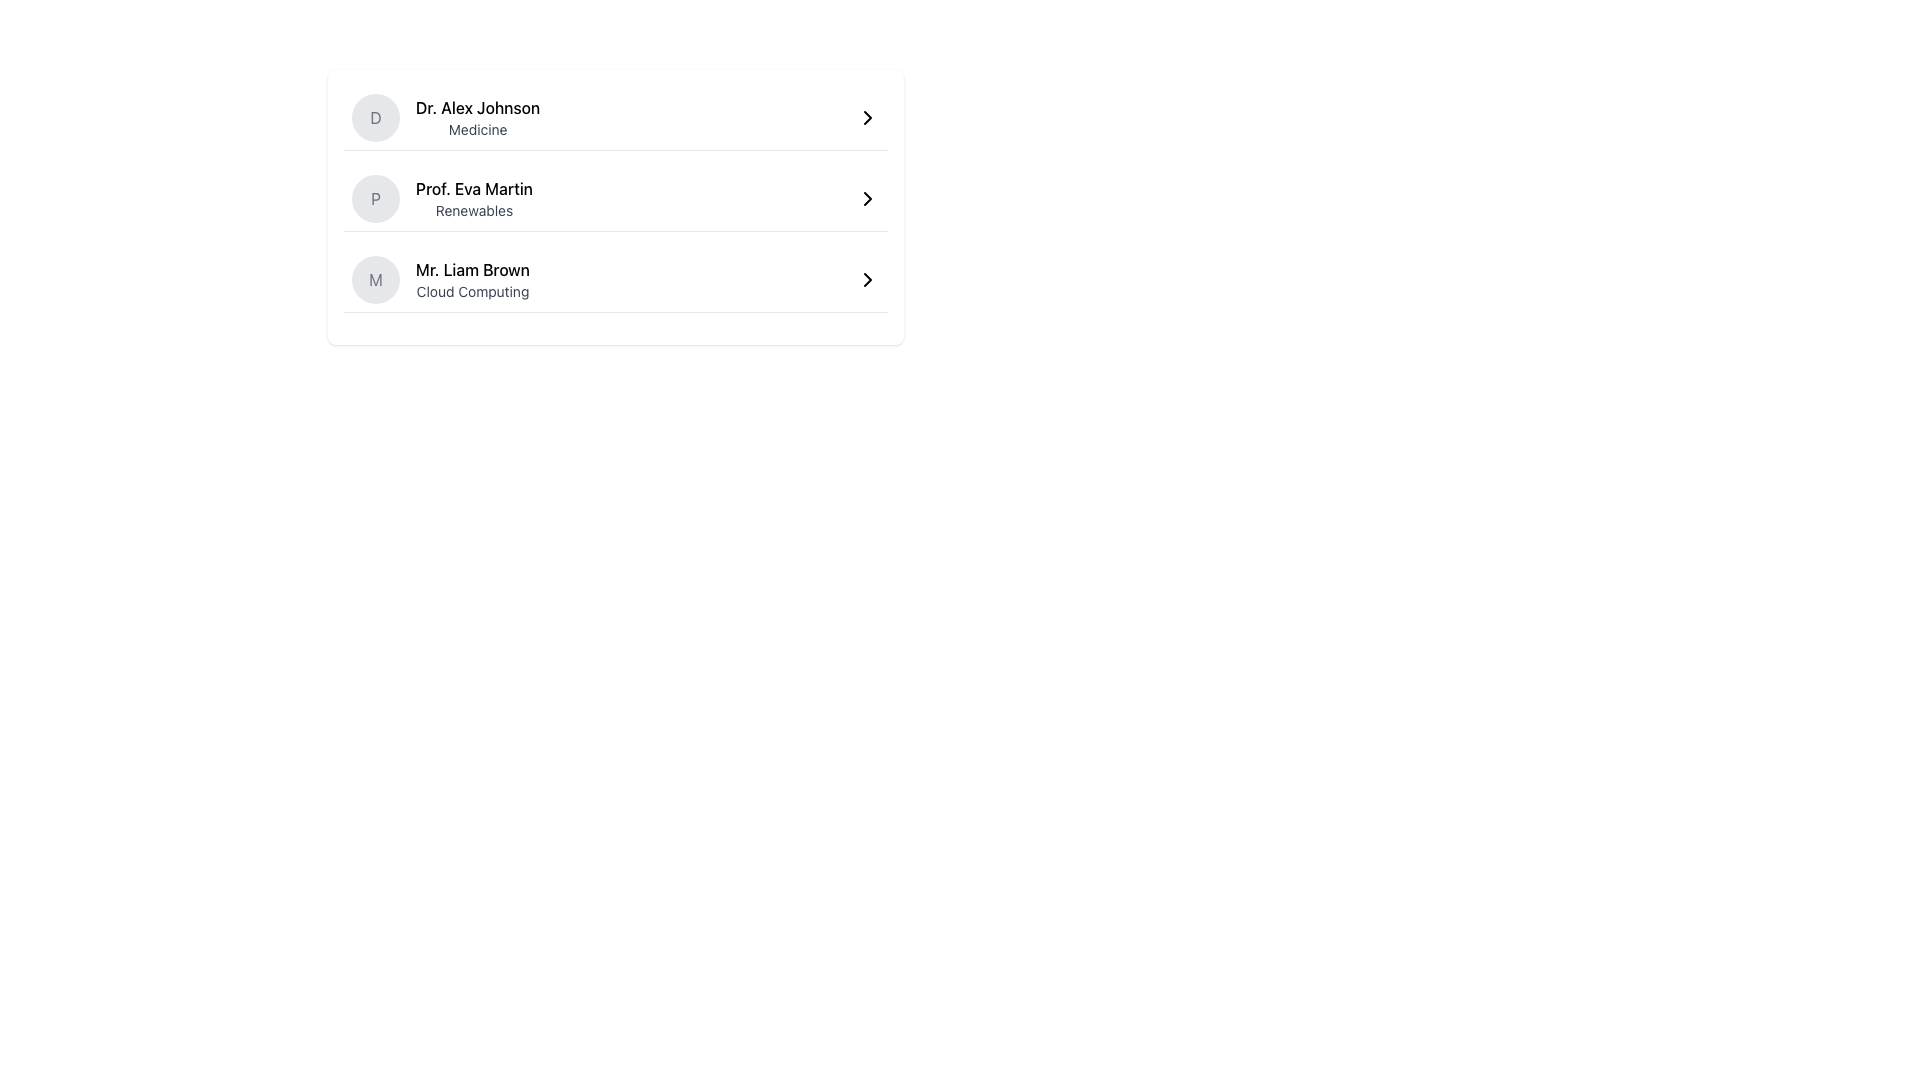 This screenshot has height=1080, width=1920. I want to click on the right-facing chevron icon located at the far-right side of the row containing 'Prof. Eva Martin' and 'Renewables', so click(868, 199).